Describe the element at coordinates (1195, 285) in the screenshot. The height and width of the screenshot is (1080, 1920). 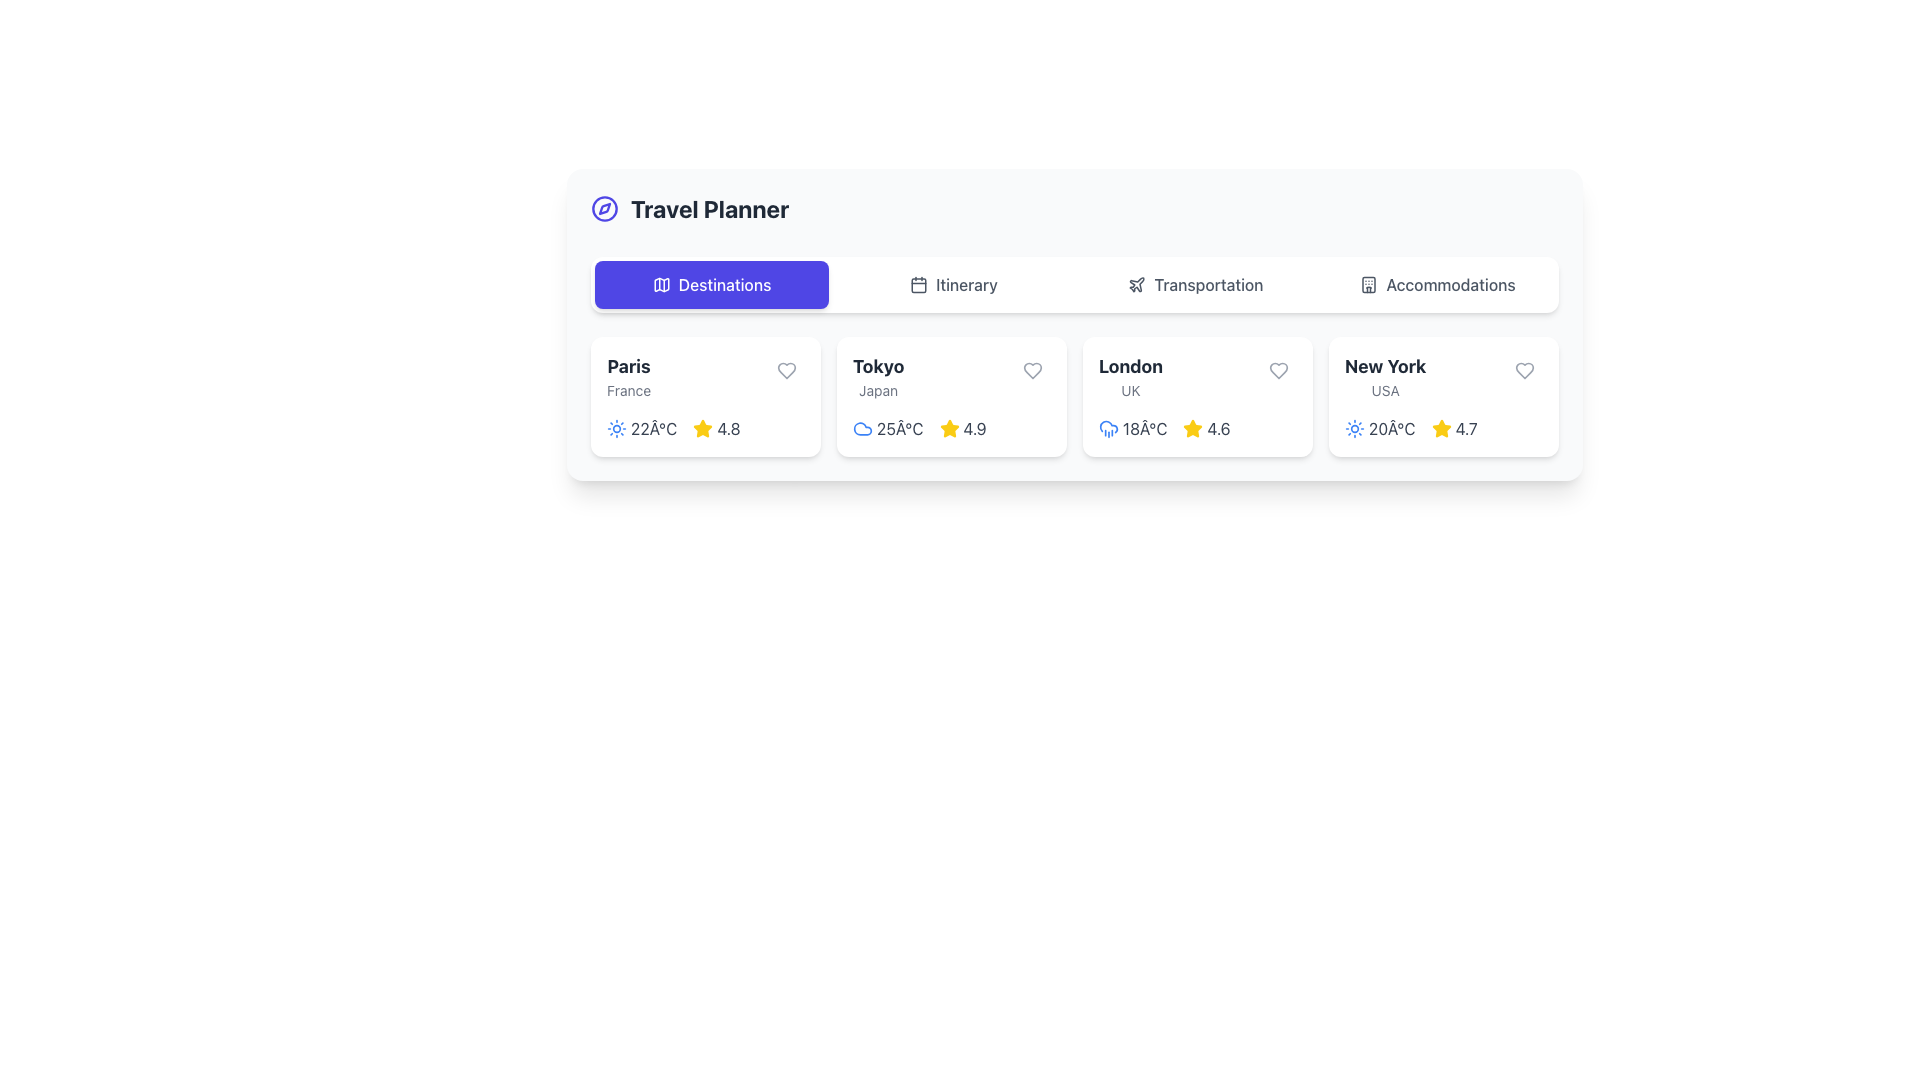
I see `the 'Transportation' button in the navigation bar to change its background color` at that location.